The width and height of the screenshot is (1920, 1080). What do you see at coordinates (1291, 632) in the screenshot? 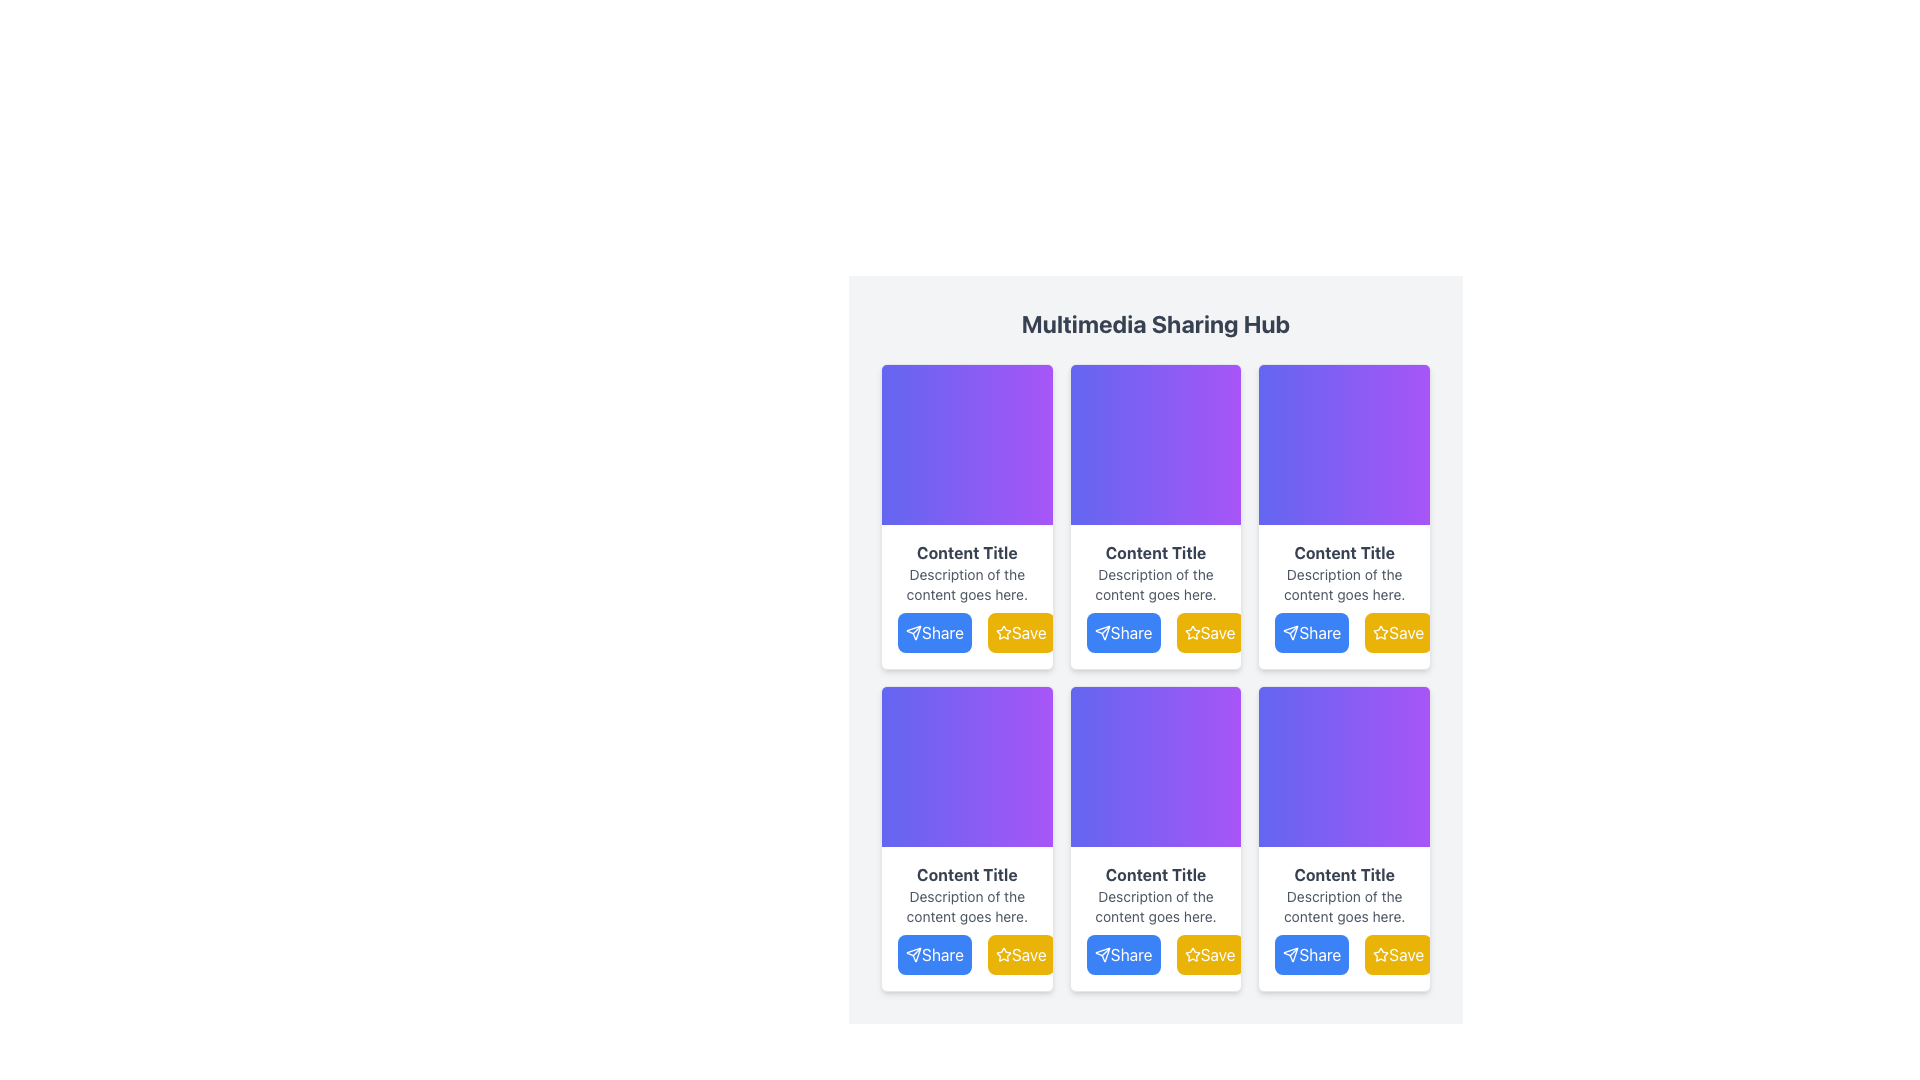
I see `the small blue paper plane icon within the 'Share' button located below the third content card in the grid layout` at bounding box center [1291, 632].